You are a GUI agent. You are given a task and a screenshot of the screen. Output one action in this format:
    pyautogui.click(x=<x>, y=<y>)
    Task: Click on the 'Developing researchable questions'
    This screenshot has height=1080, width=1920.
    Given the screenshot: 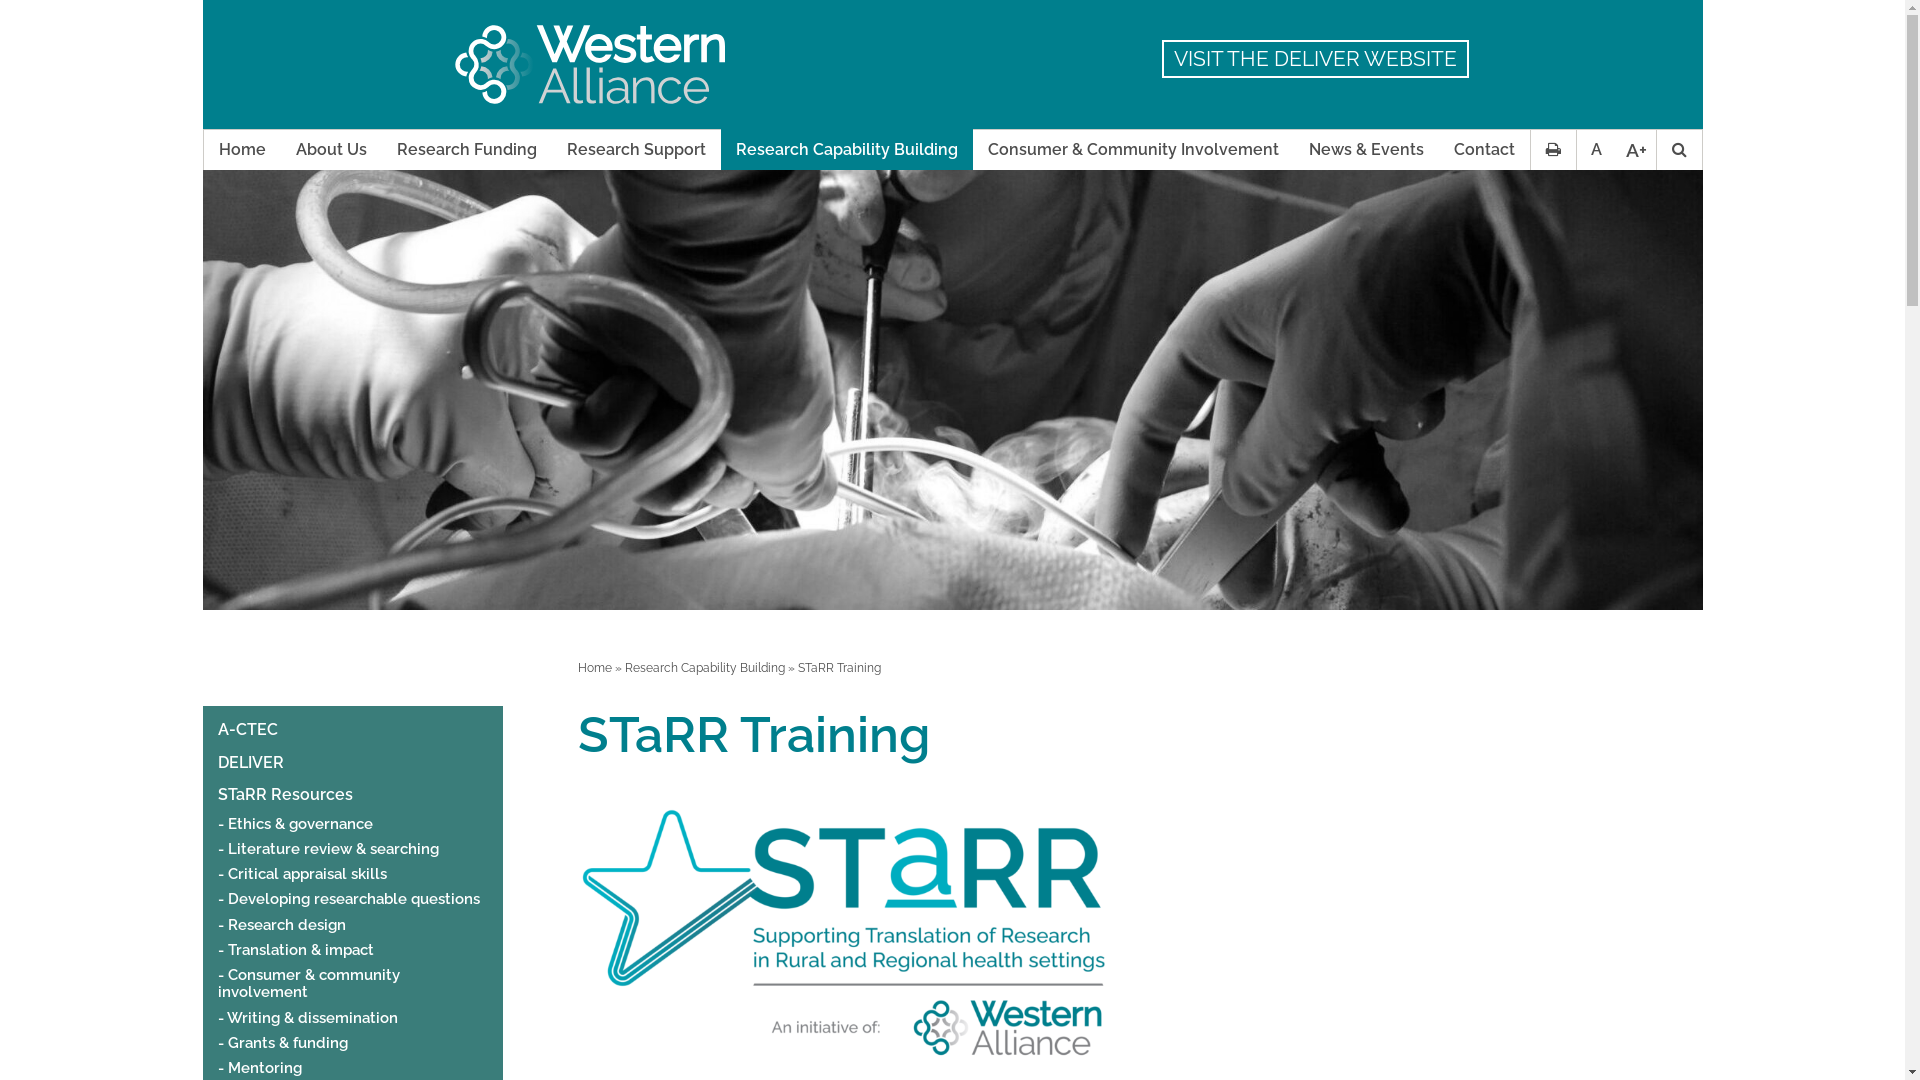 What is the action you would take?
    pyautogui.click(x=217, y=898)
    